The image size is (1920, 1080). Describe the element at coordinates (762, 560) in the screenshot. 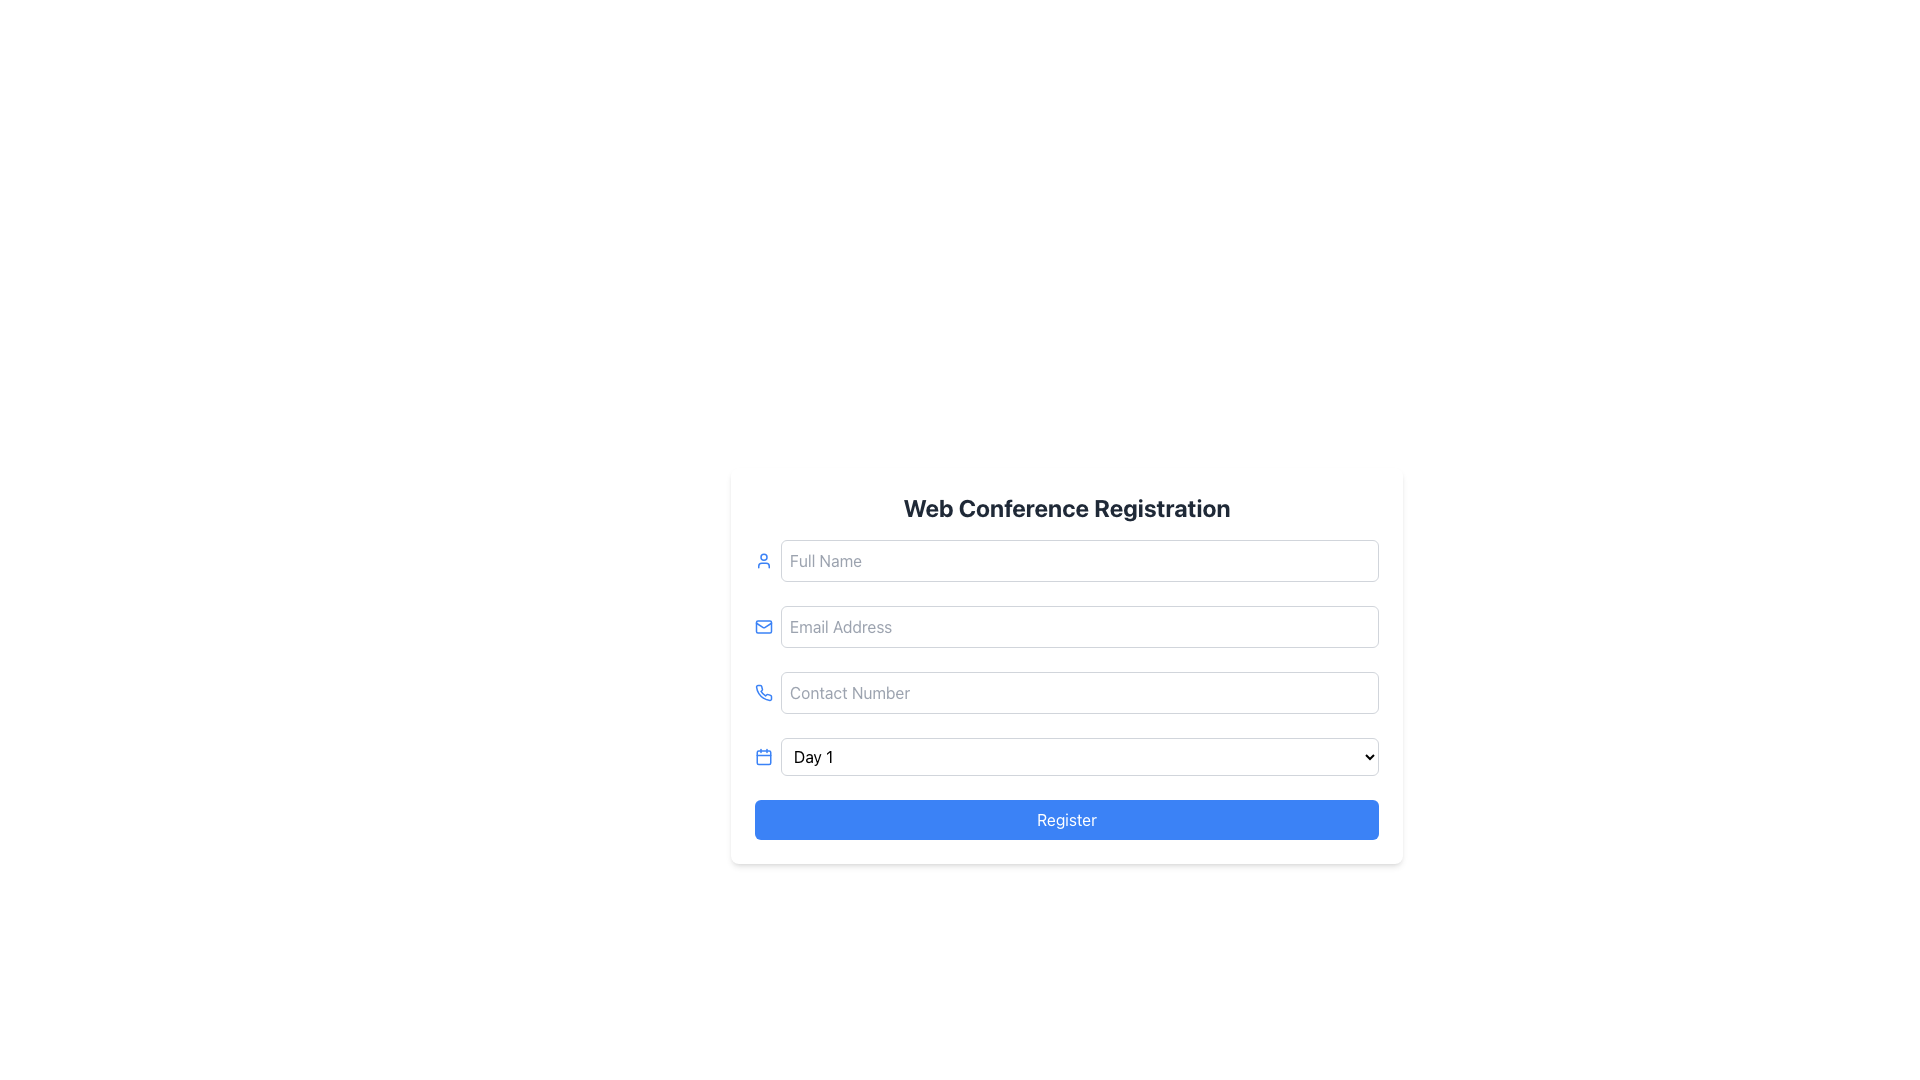

I see `the icon symbolizing the purpose of the adjacent text input field for entering a user's full name, positioned at the beginning of the horizontal layout beside the text input labeled 'Full Name'` at that location.